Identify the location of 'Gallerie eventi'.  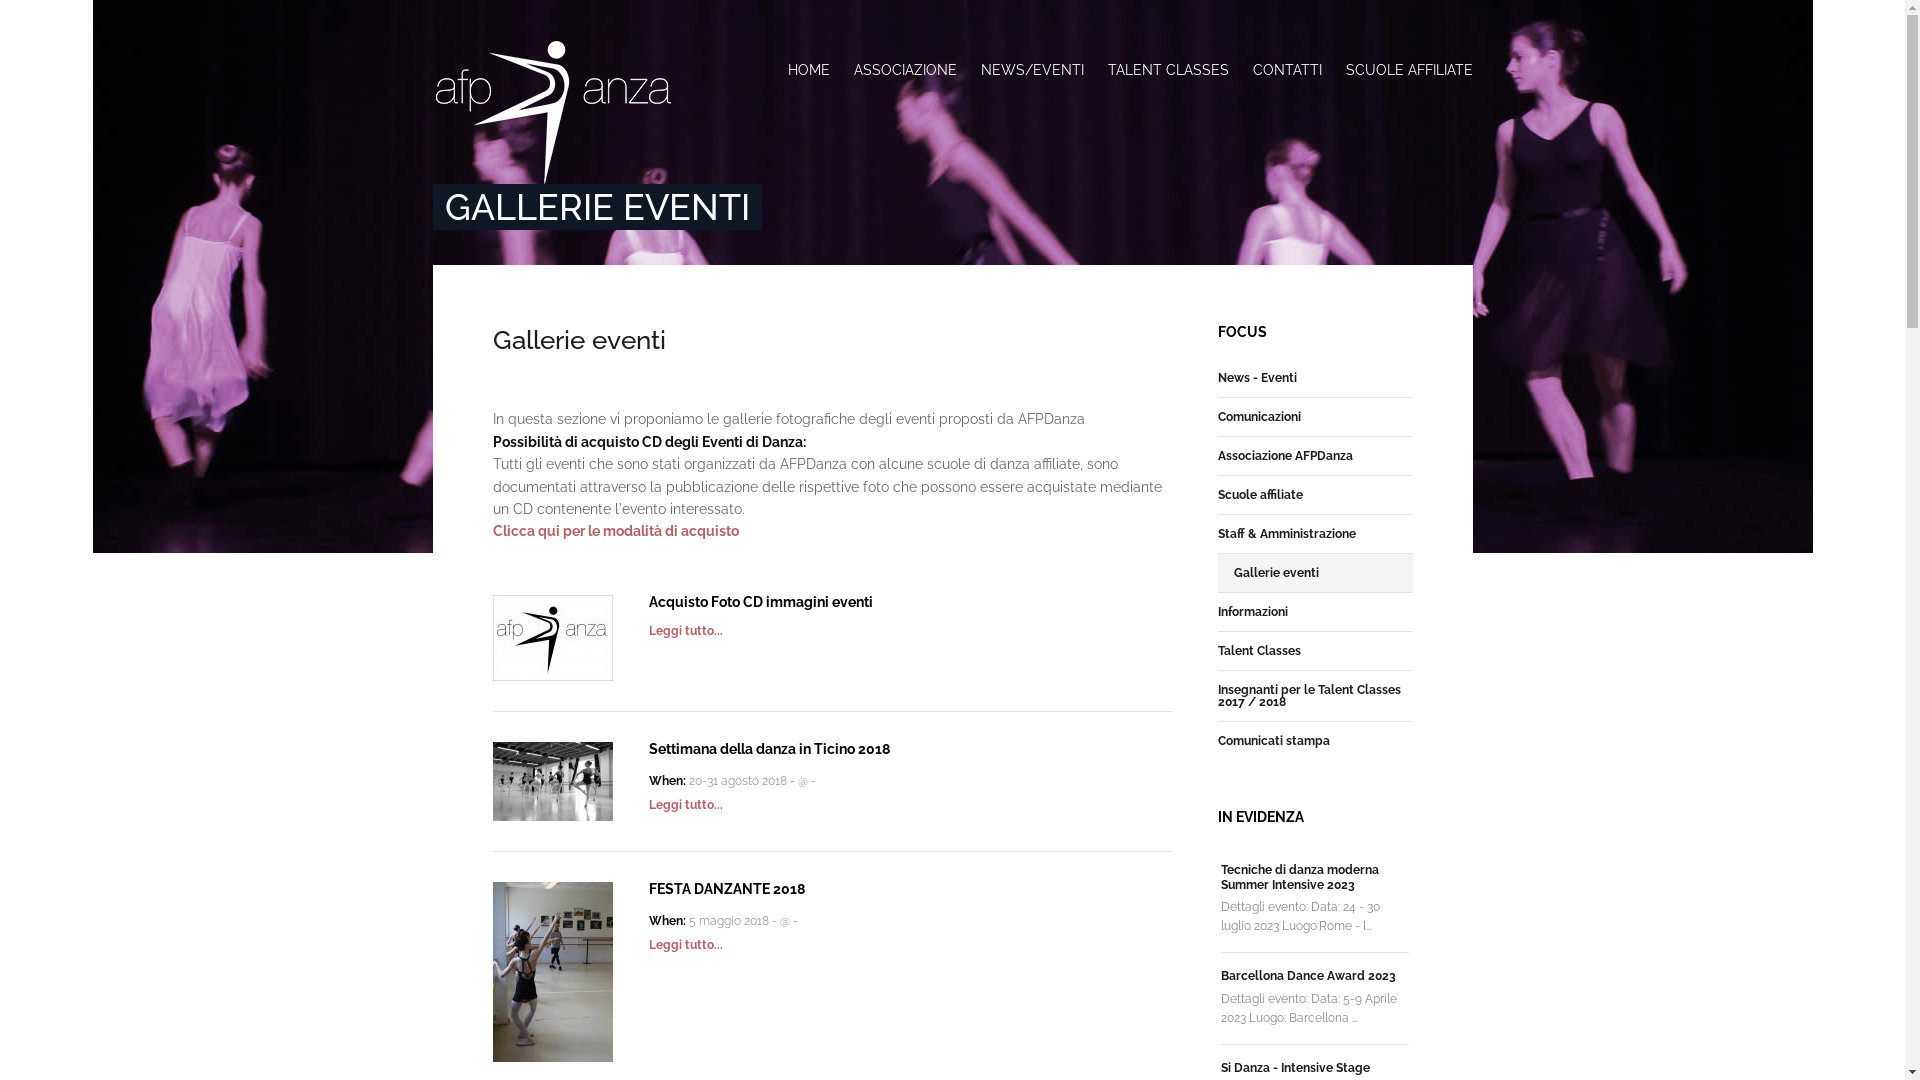
(1275, 573).